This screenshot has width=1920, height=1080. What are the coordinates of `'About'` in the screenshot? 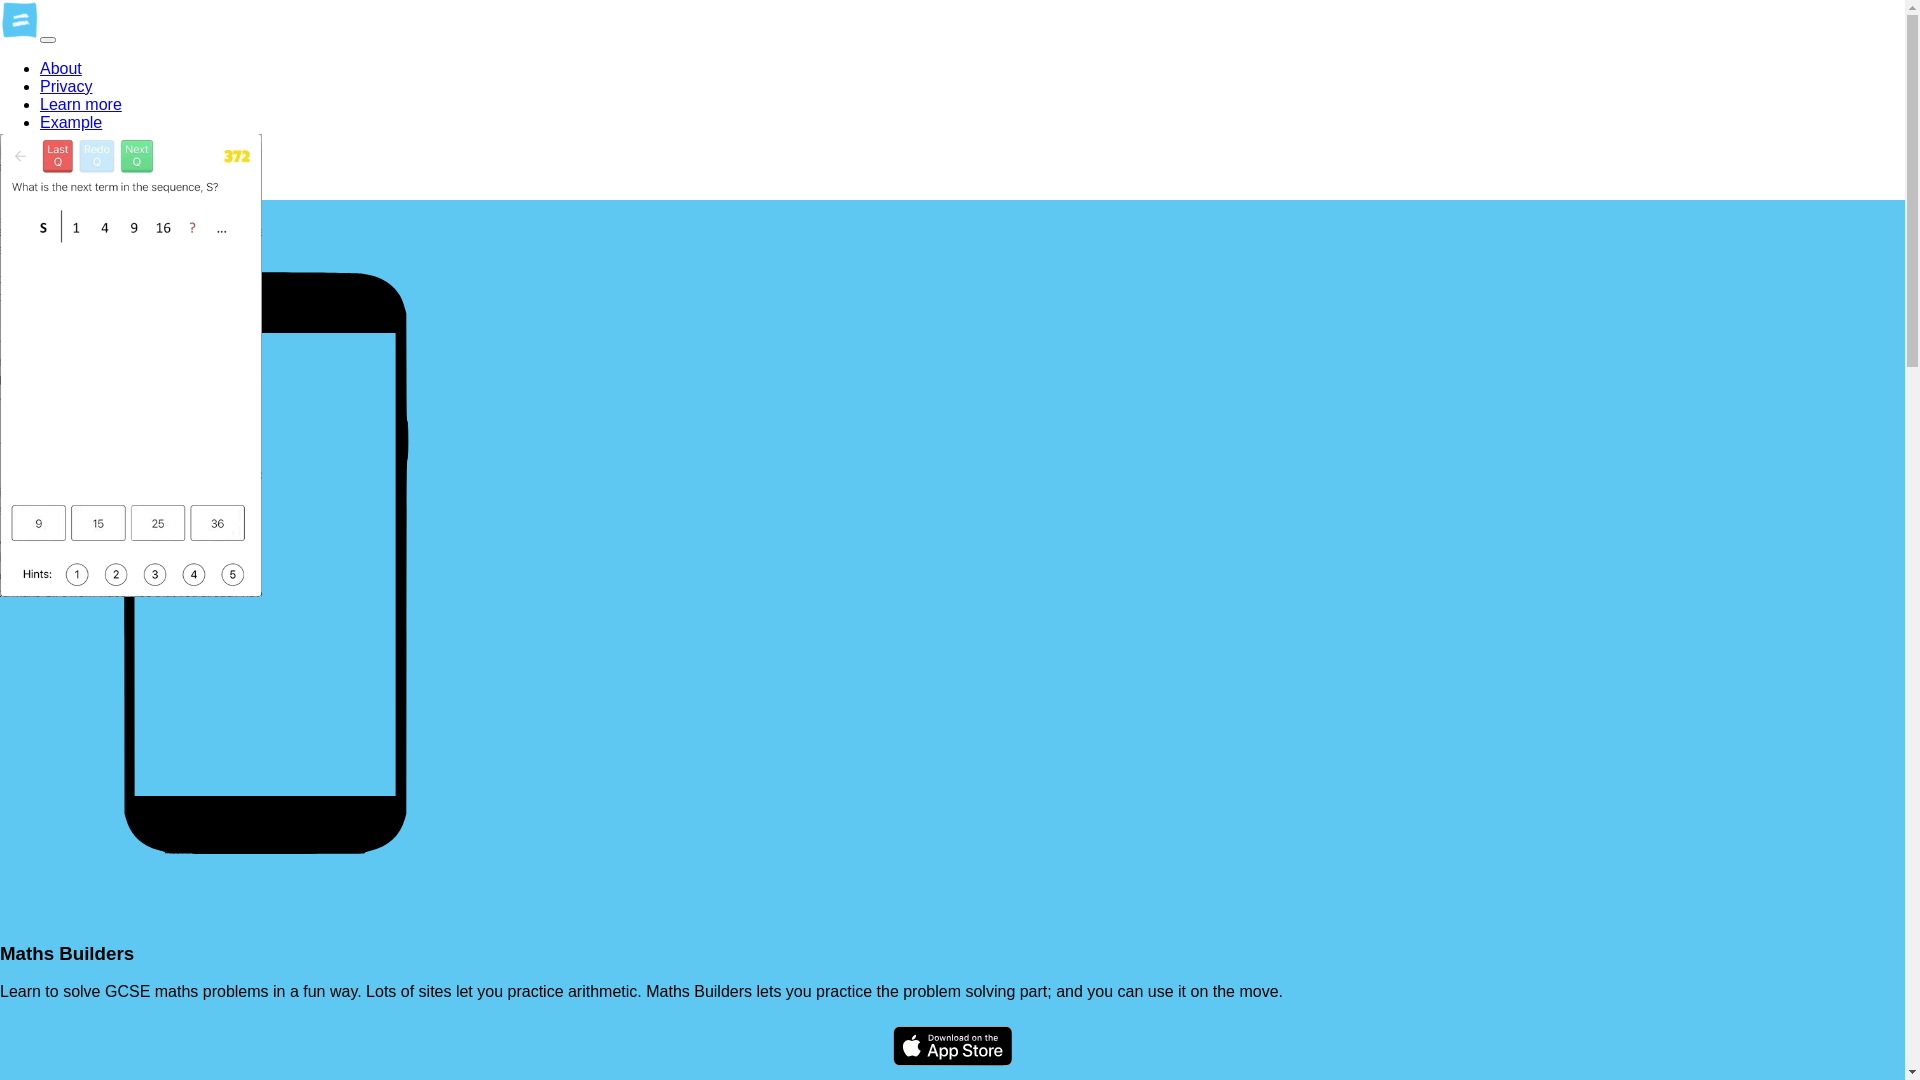 It's located at (39, 67).